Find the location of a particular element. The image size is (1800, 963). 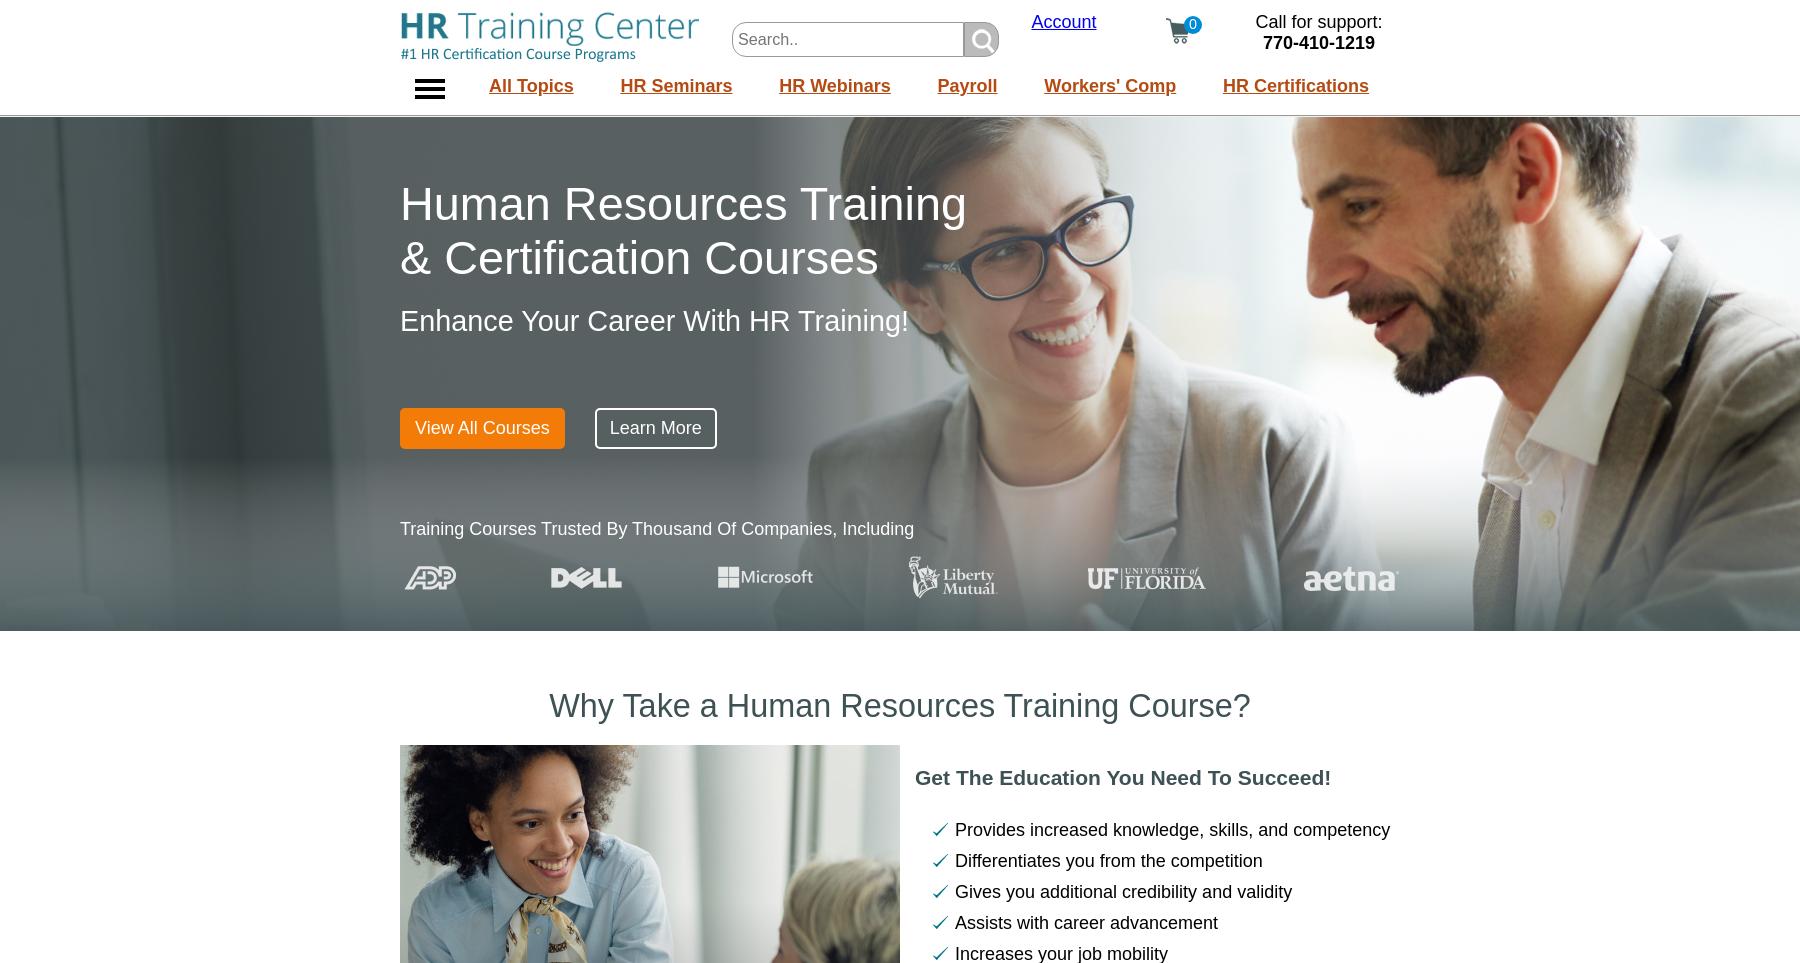

'Differentiates you from the competition' is located at coordinates (954, 859).